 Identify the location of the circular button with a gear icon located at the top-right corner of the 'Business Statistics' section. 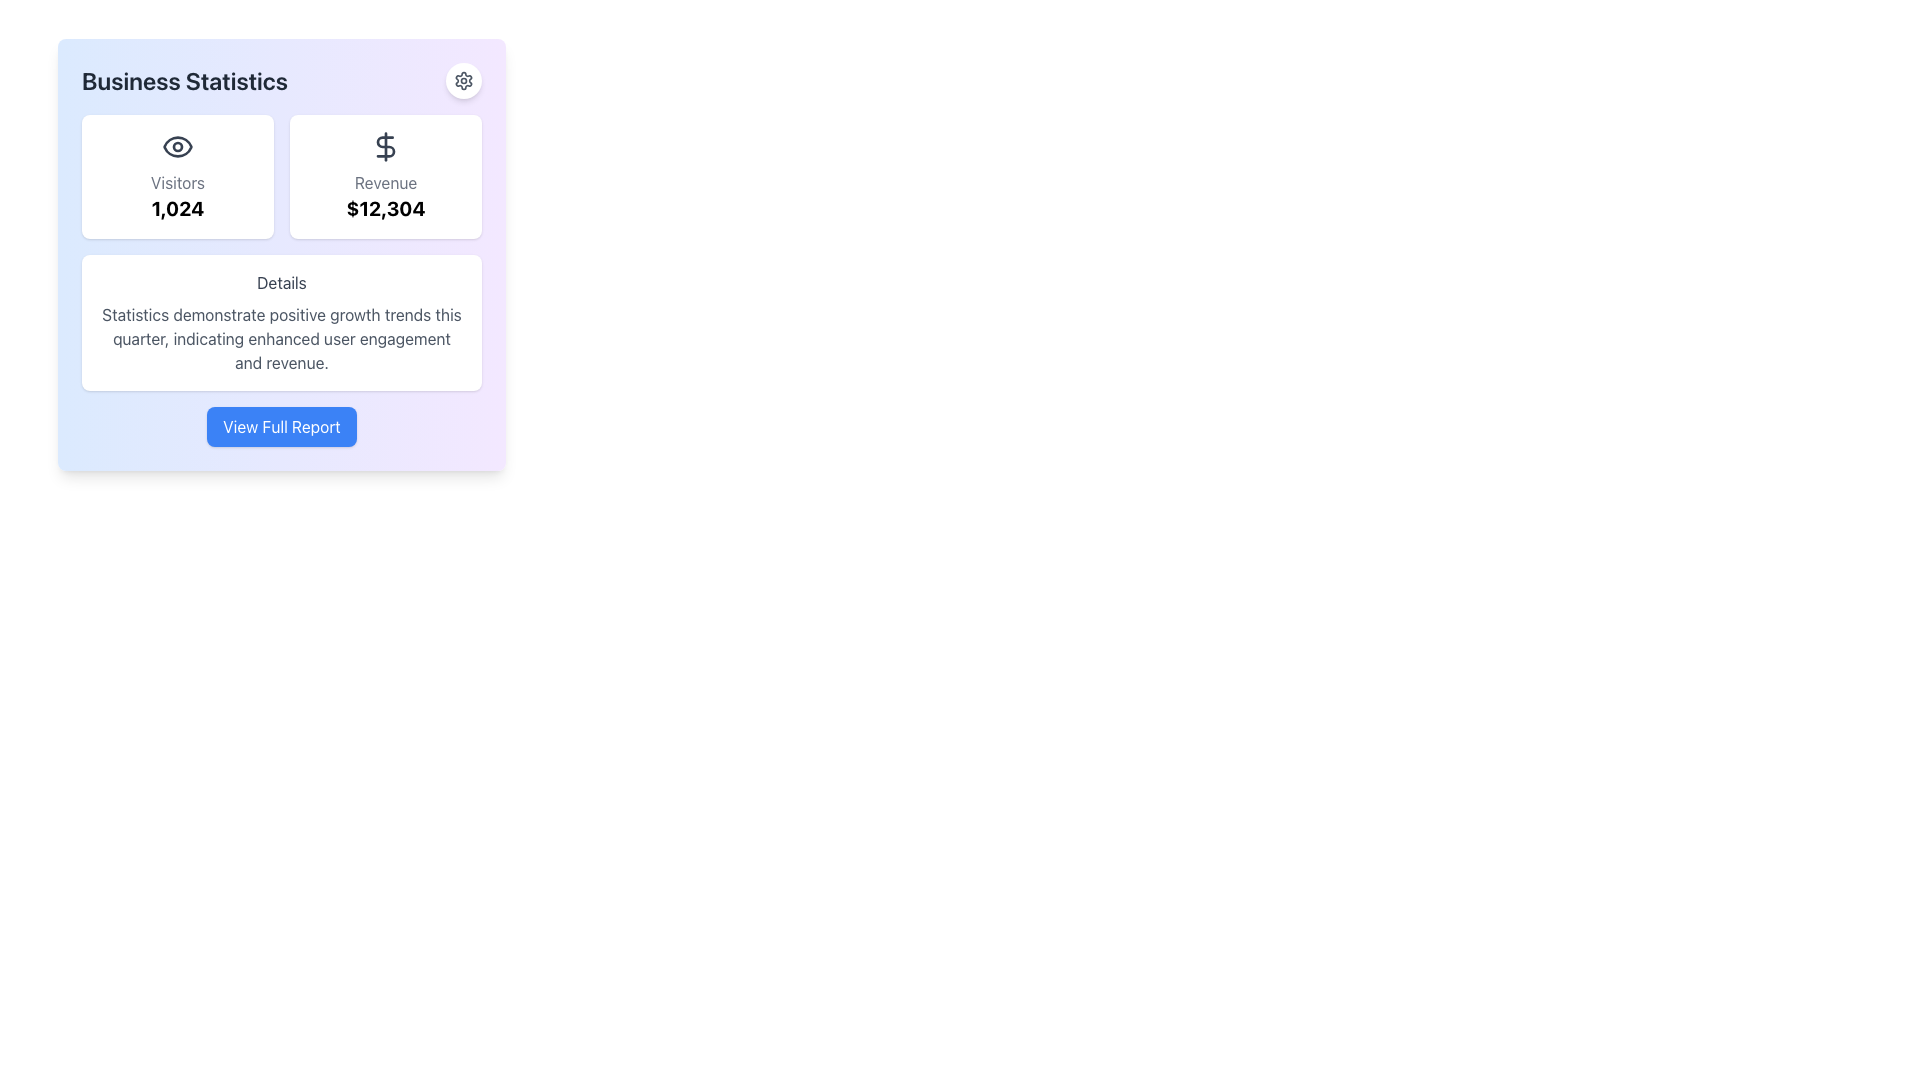
(463, 80).